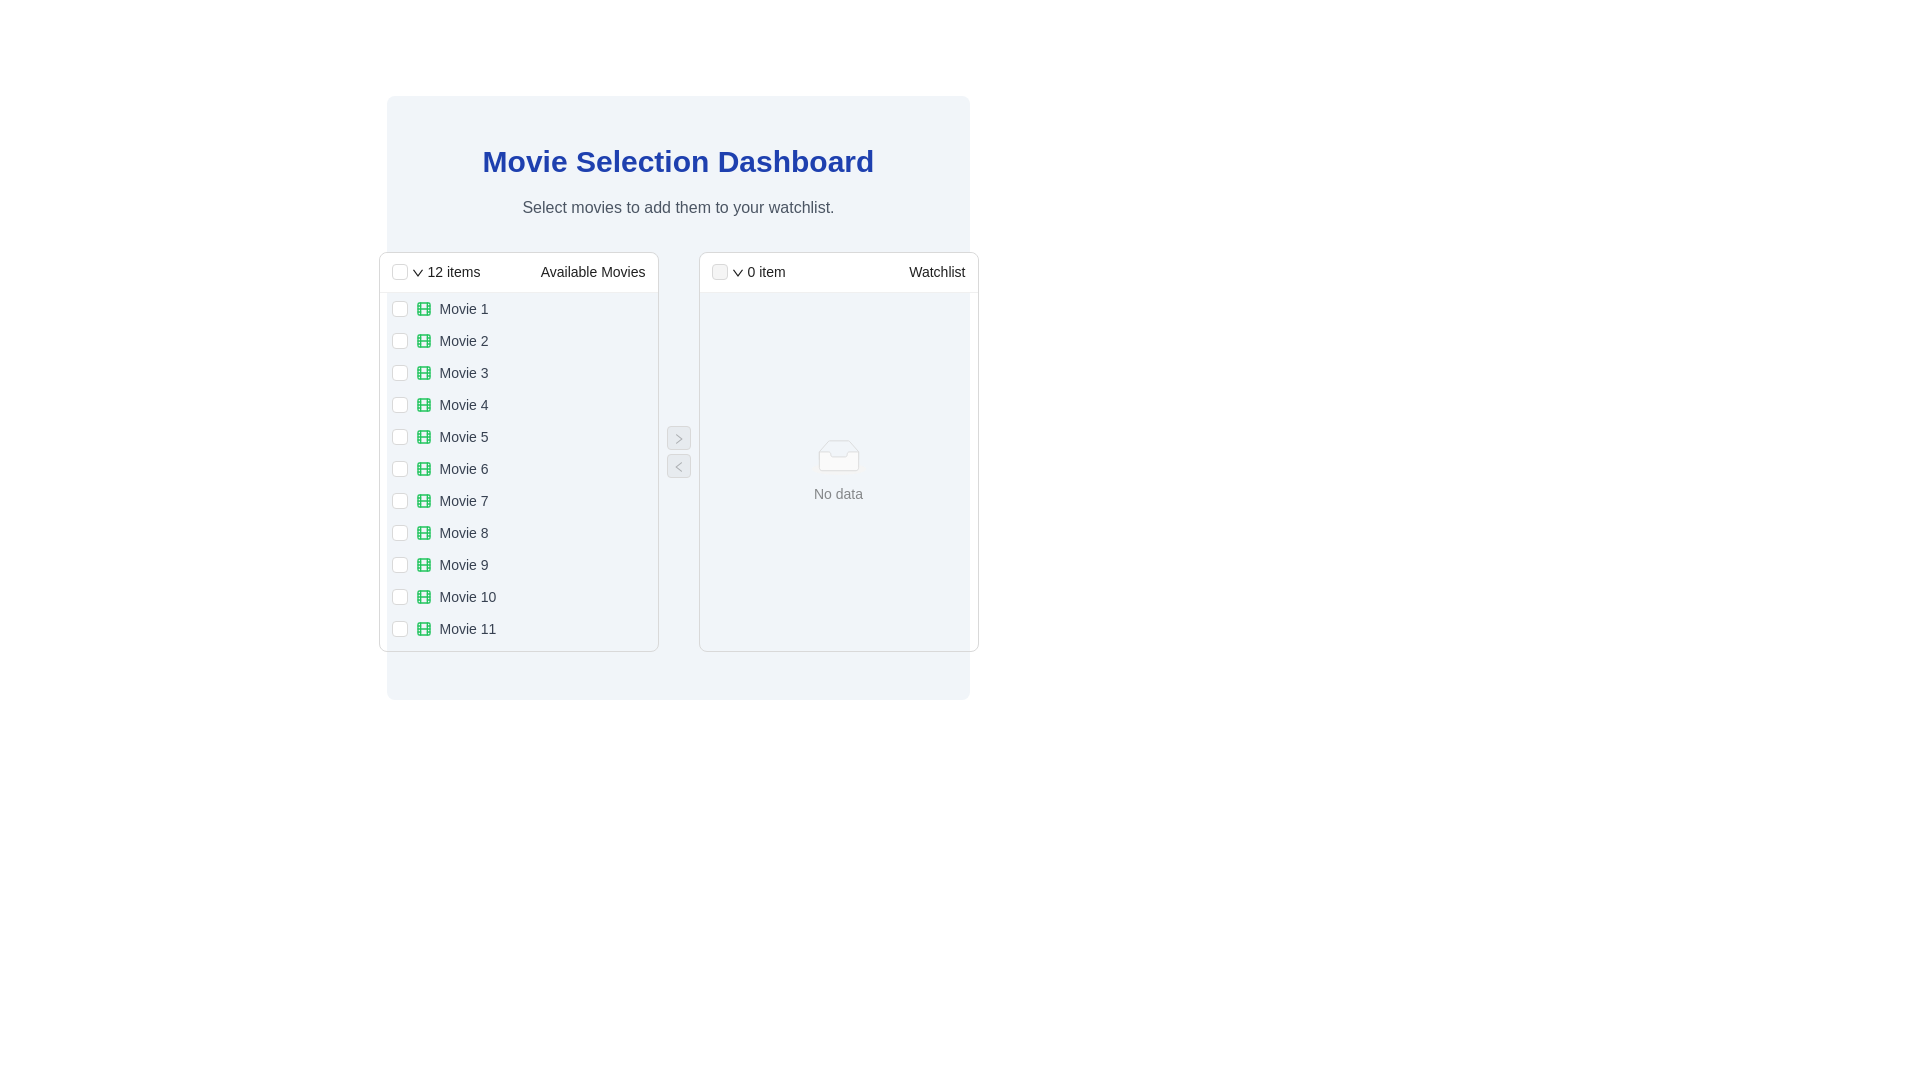 This screenshot has height=1080, width=1920. I want to click on the list item labeled 'Movie 10' with a checkbox, so click(518, 596).